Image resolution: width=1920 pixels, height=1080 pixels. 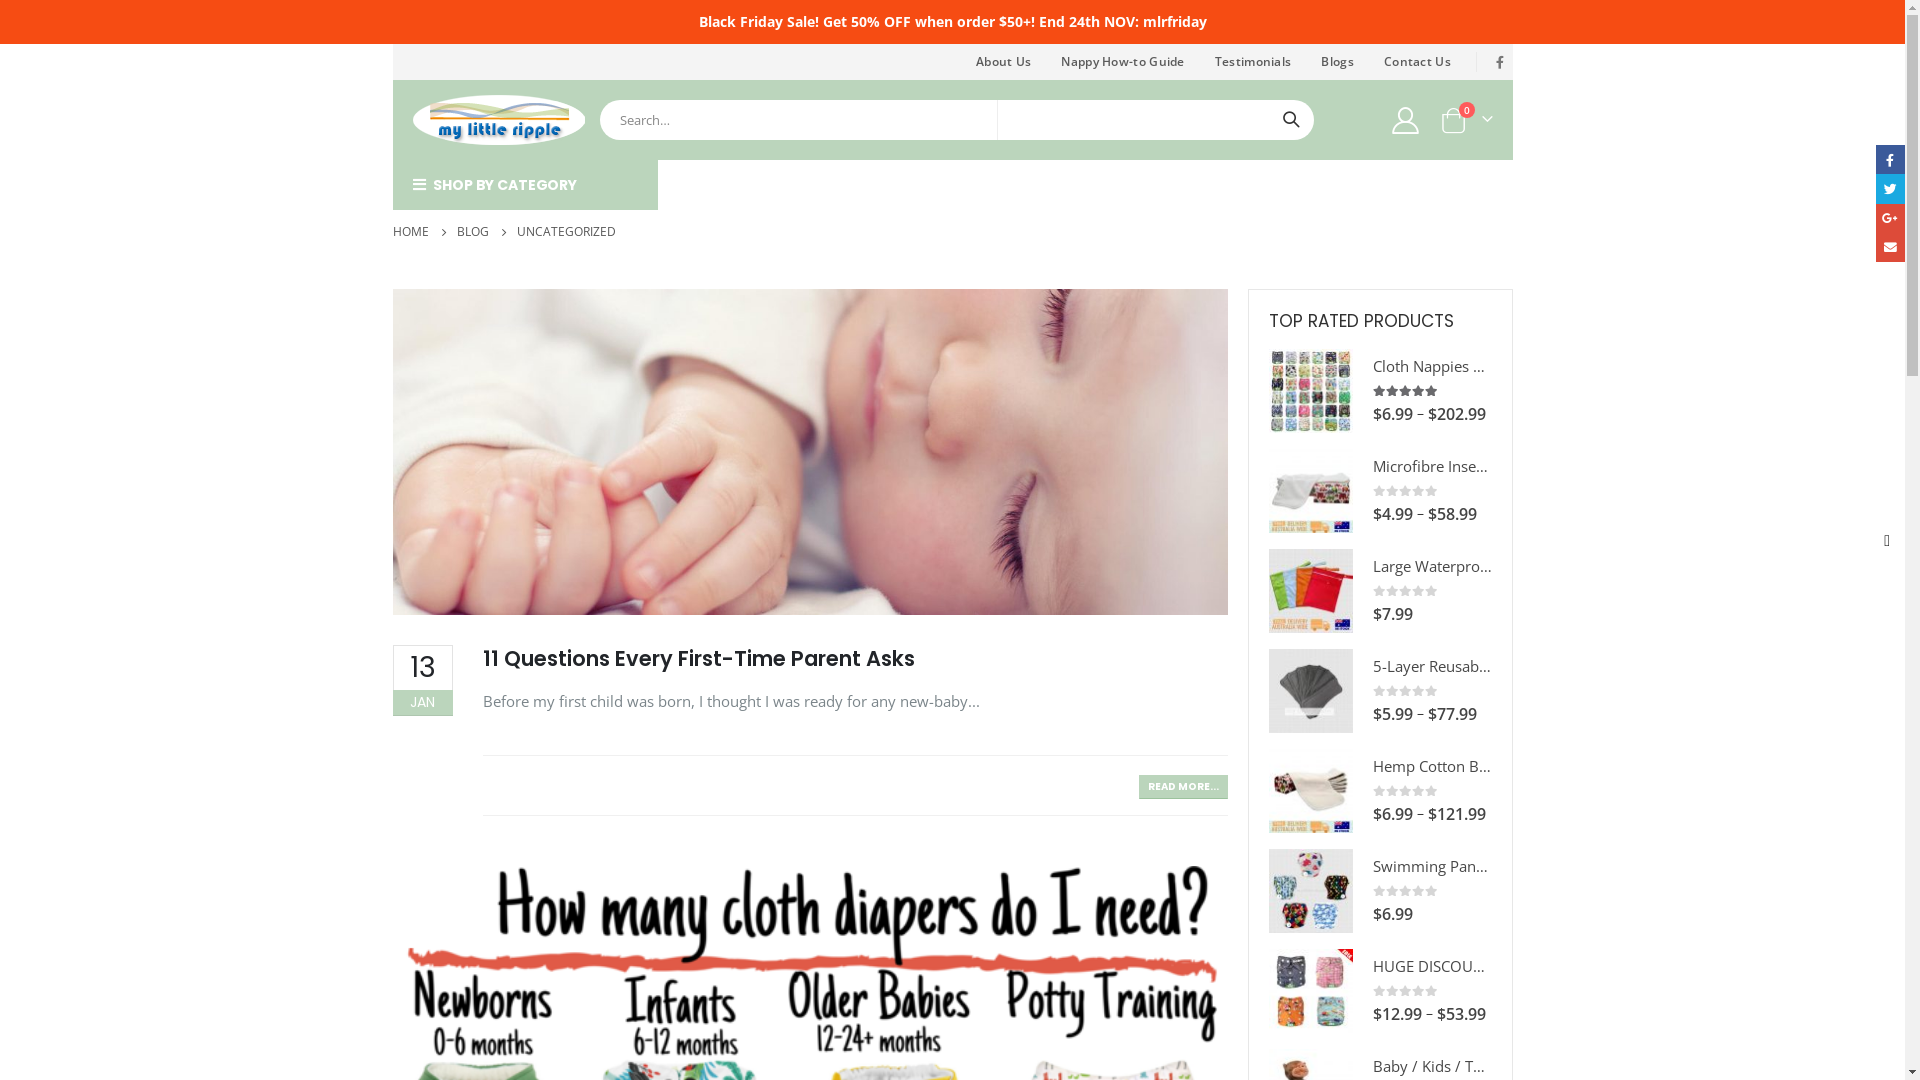 What do you see at coordinates (960, 60) in the screenshot?
I see `'About Us'` at bounding box center [960, 60].